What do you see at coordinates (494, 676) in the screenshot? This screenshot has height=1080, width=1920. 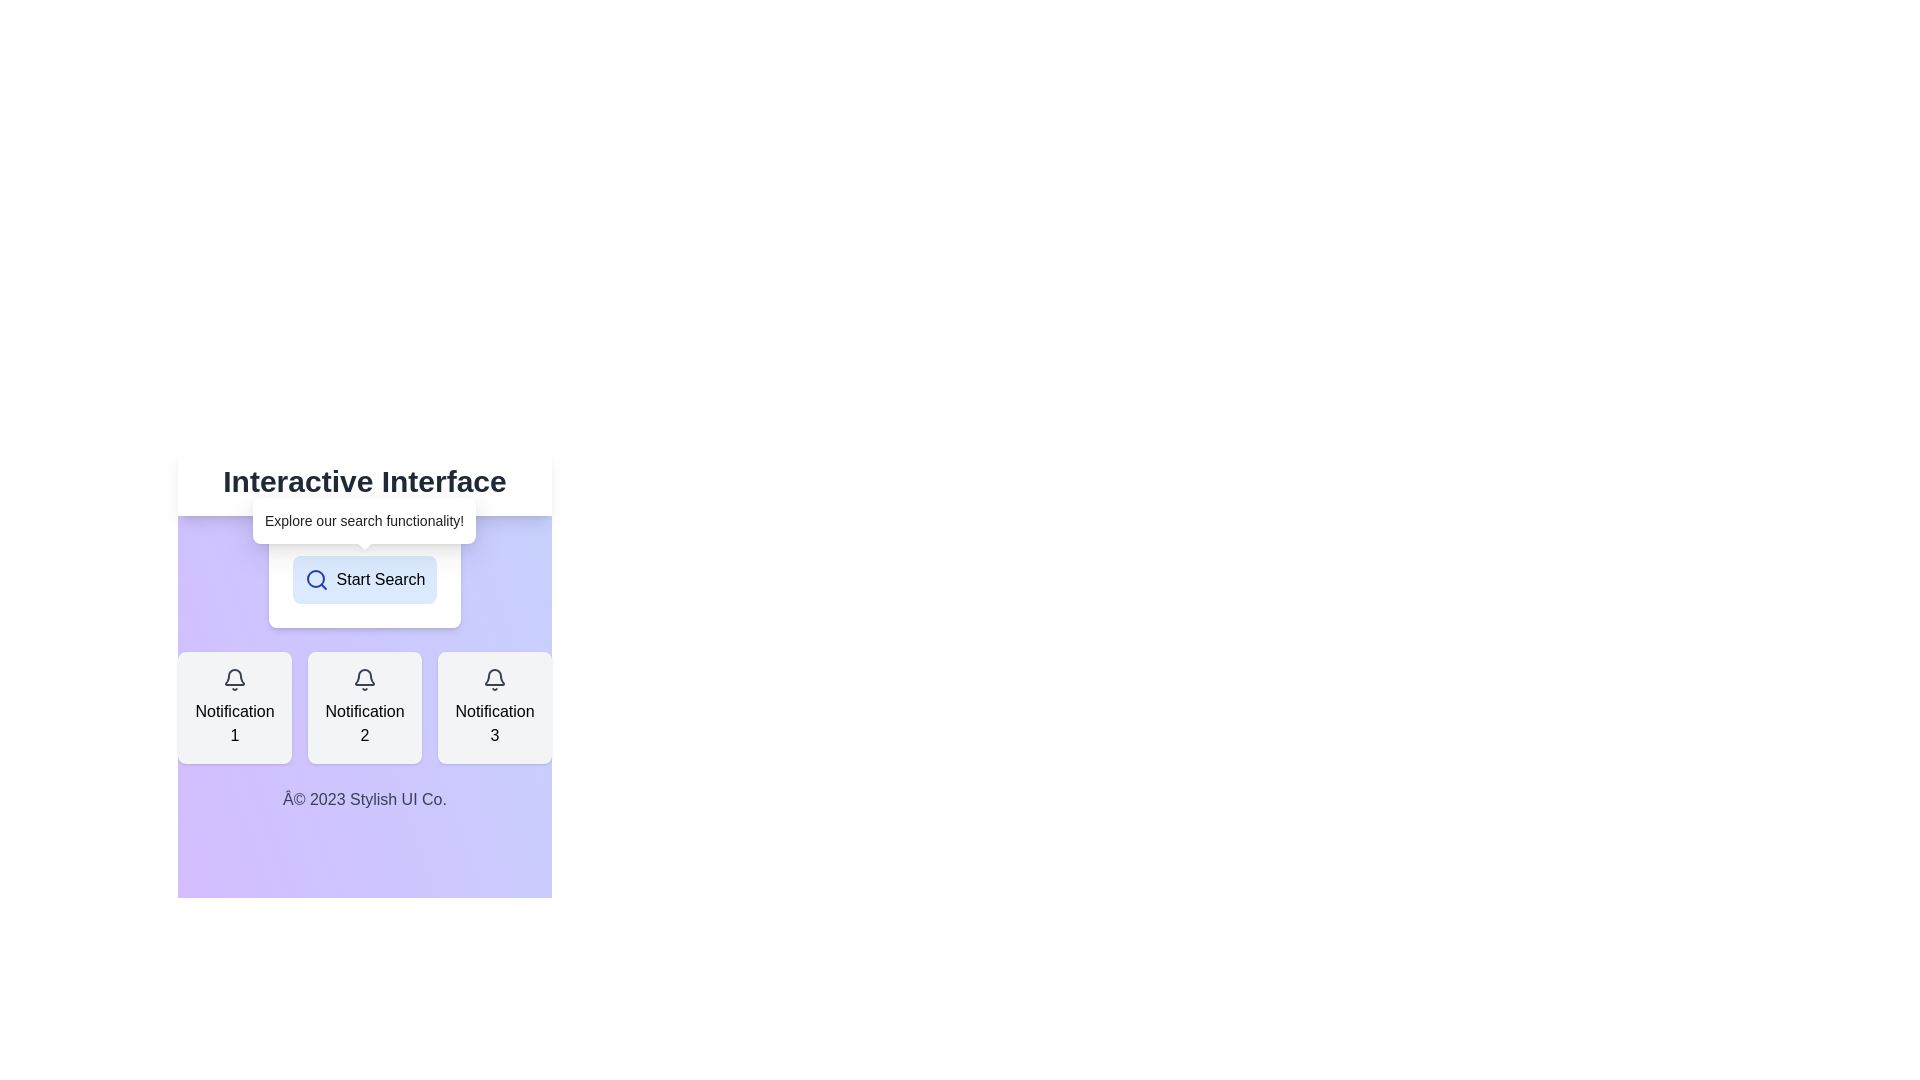 I see `lower portion of the SVG bell icon located in the third notification card in the bottom row of the interface using developer tools` at bounding box center [494, 676].